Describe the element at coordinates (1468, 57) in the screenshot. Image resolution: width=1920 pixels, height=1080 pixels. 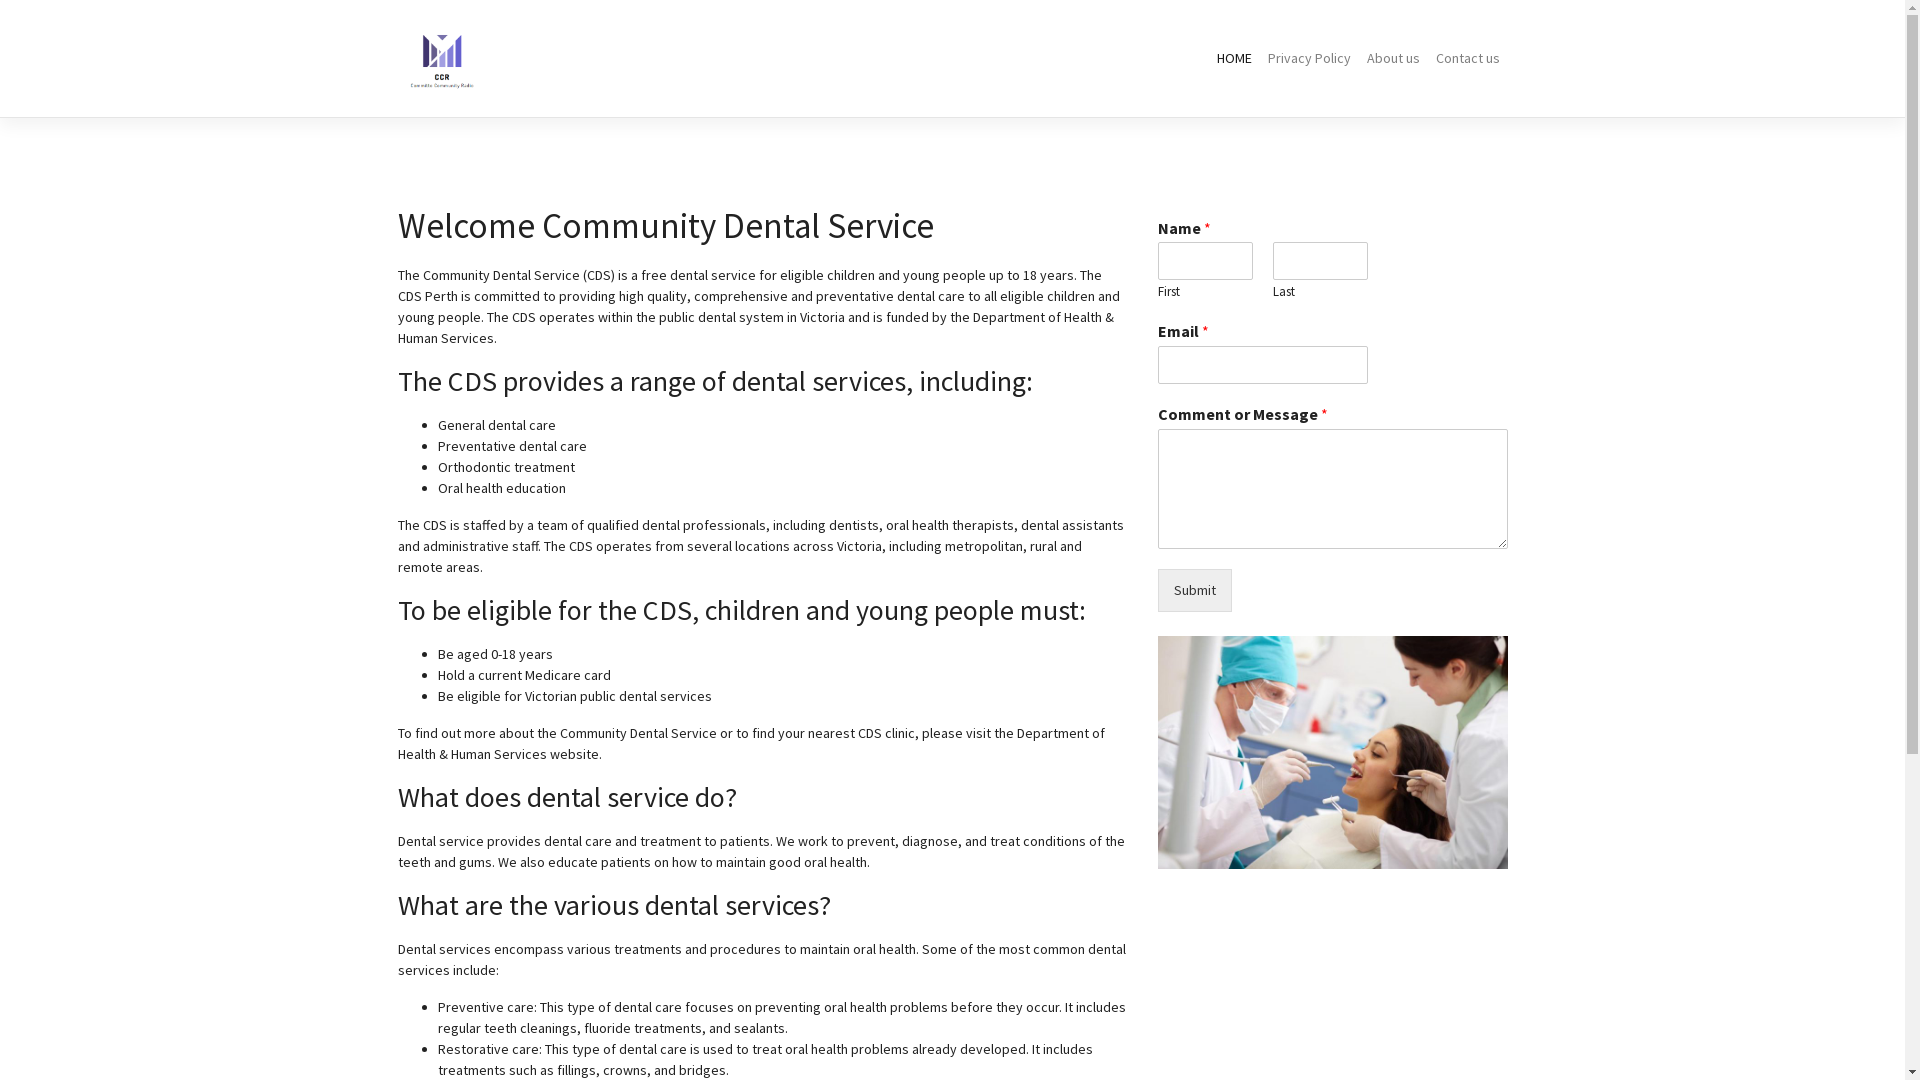
I see `'Contact us'` at that location.